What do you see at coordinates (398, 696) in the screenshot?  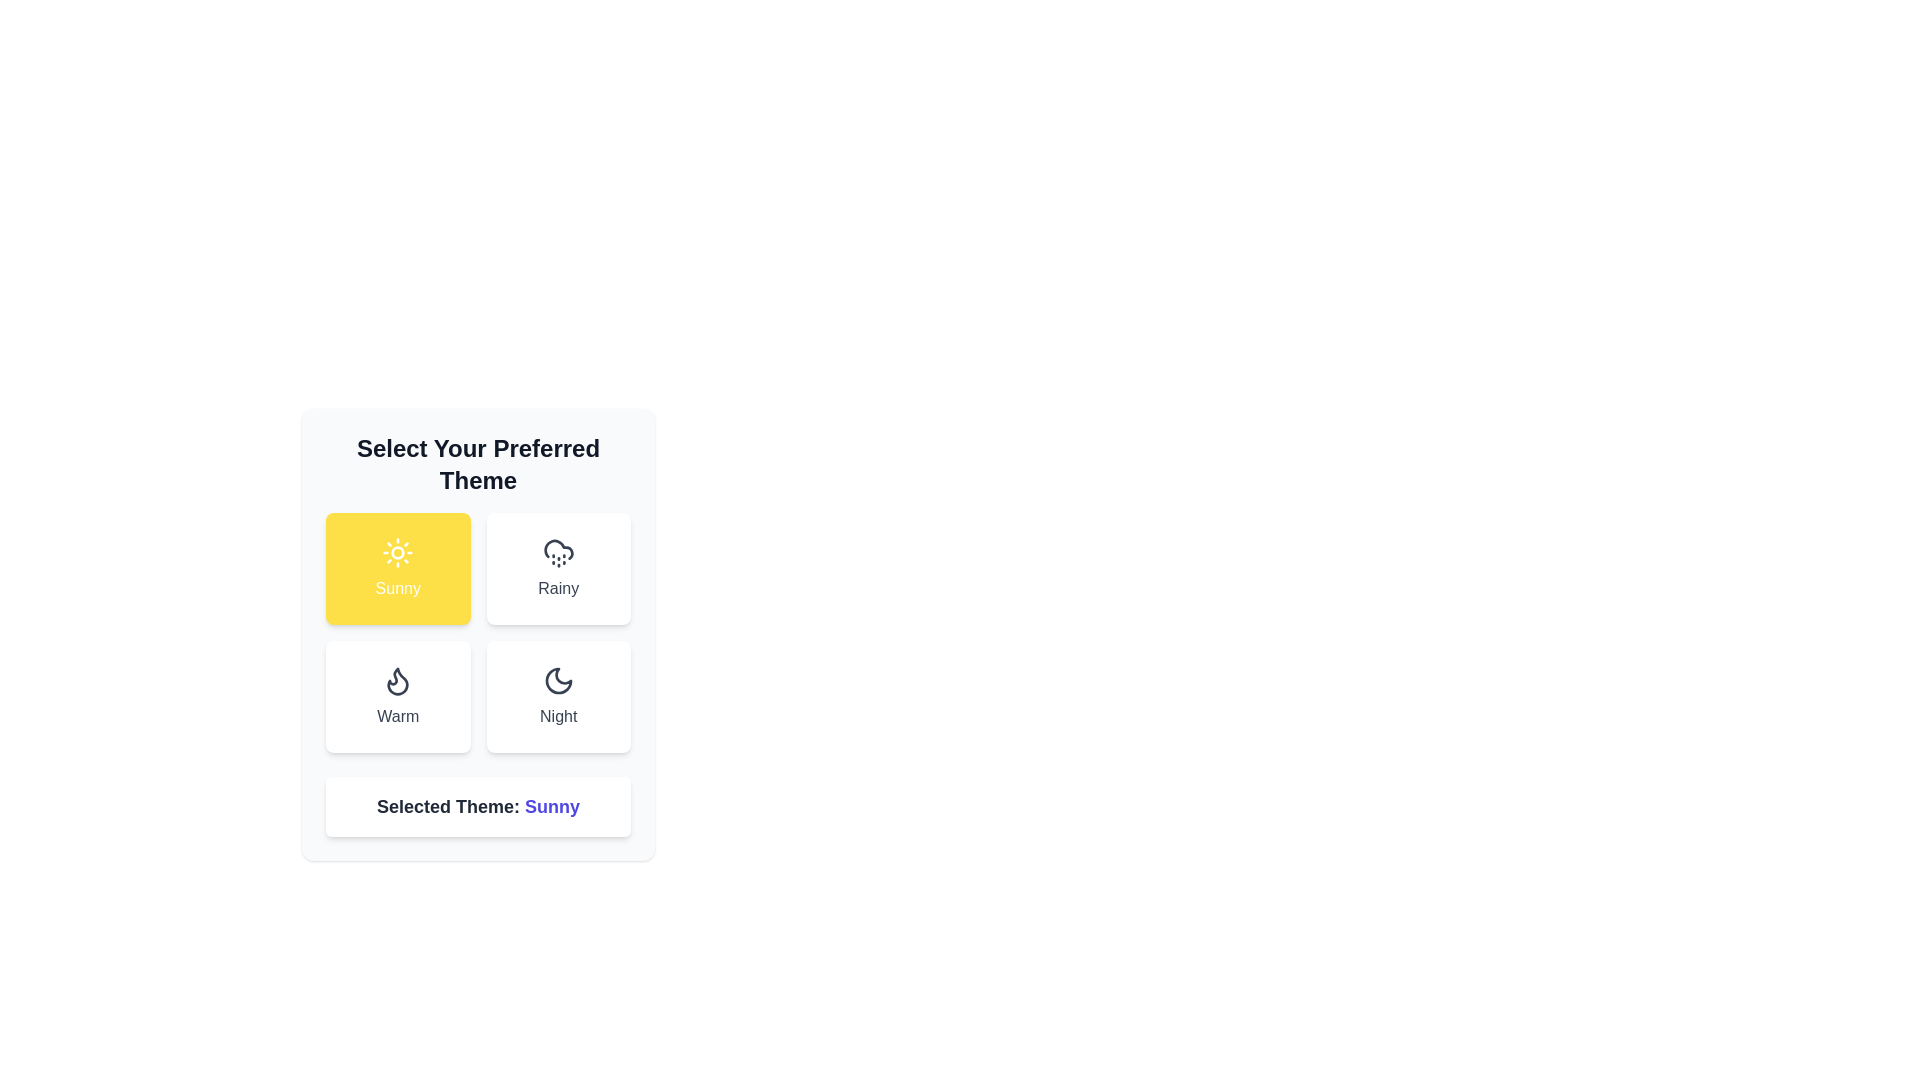 I see `the theme button labeled Warm to select it` at bounding box center [398, 696].